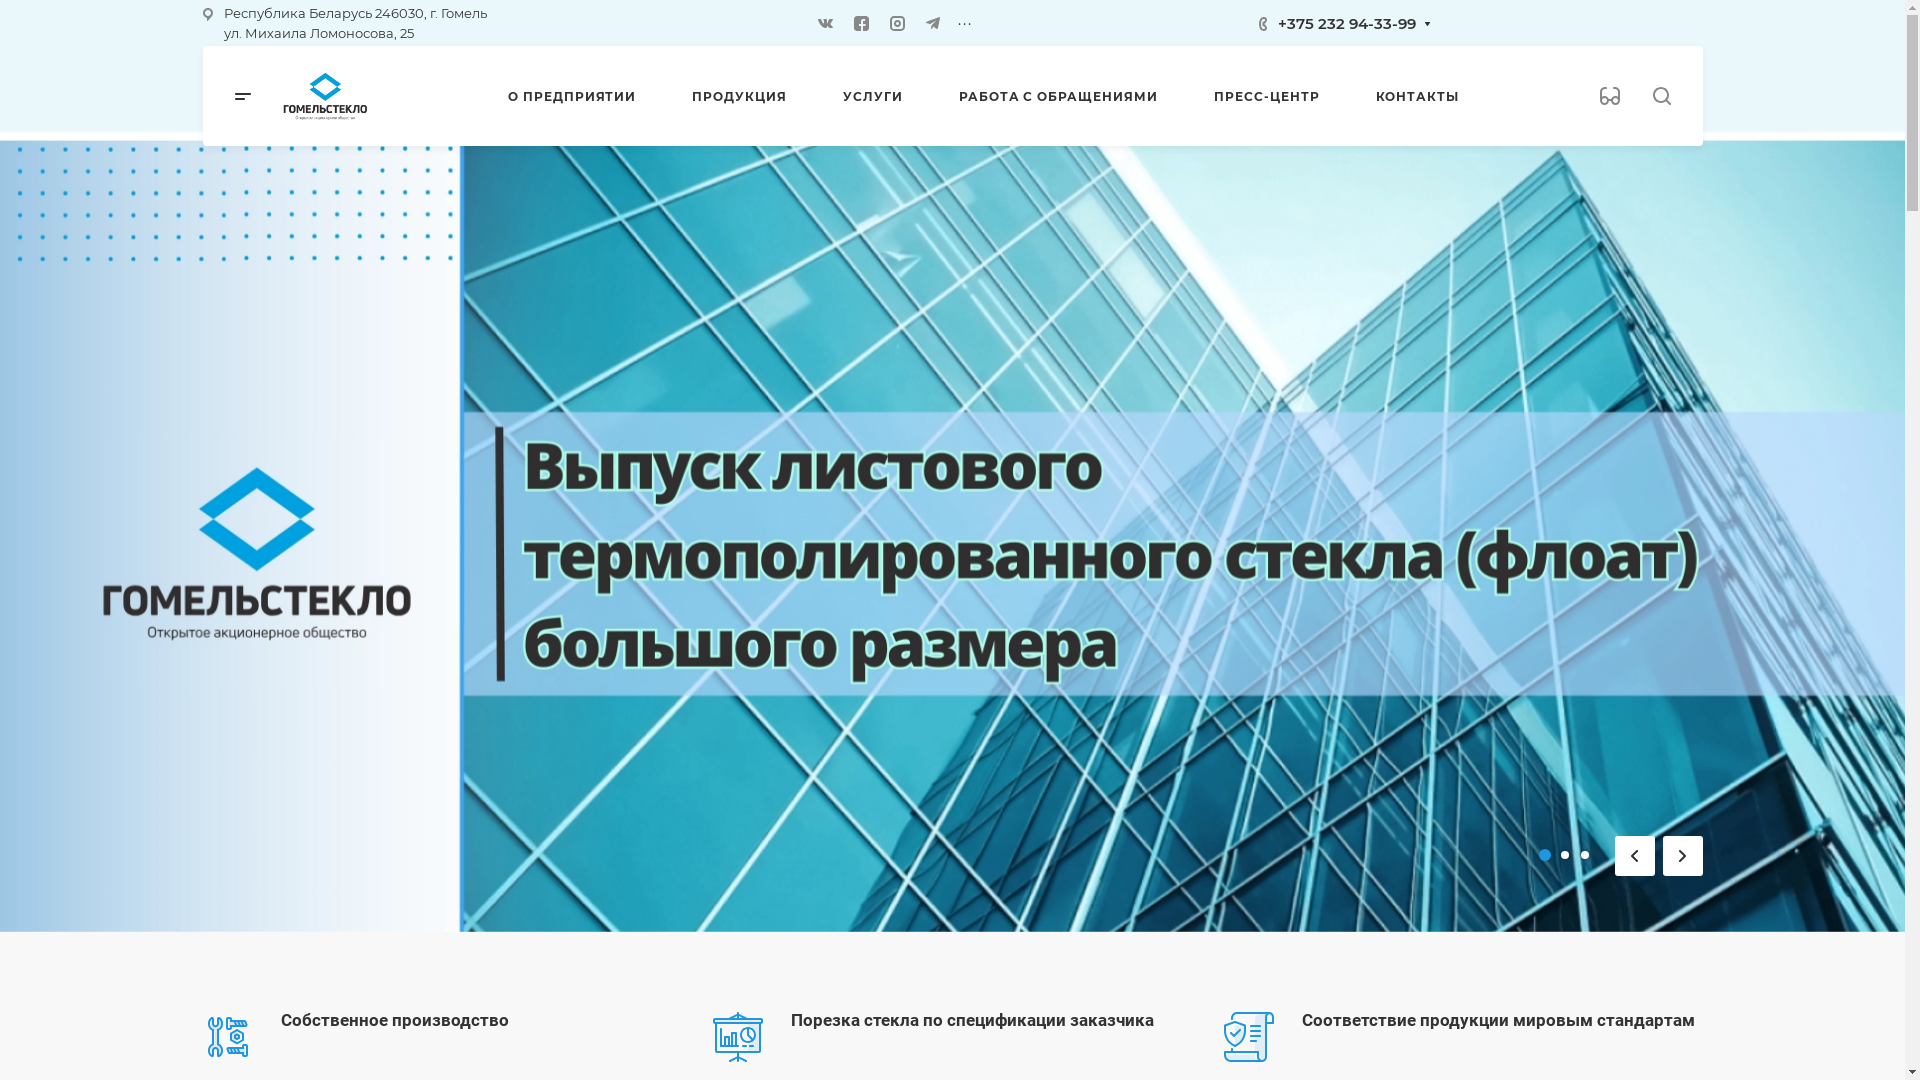 The image size is (1920, 1080). What do you see at coordinates (921, 23) in the screenshot?
I see `'Telegram'` at bounding box center [921, 23].